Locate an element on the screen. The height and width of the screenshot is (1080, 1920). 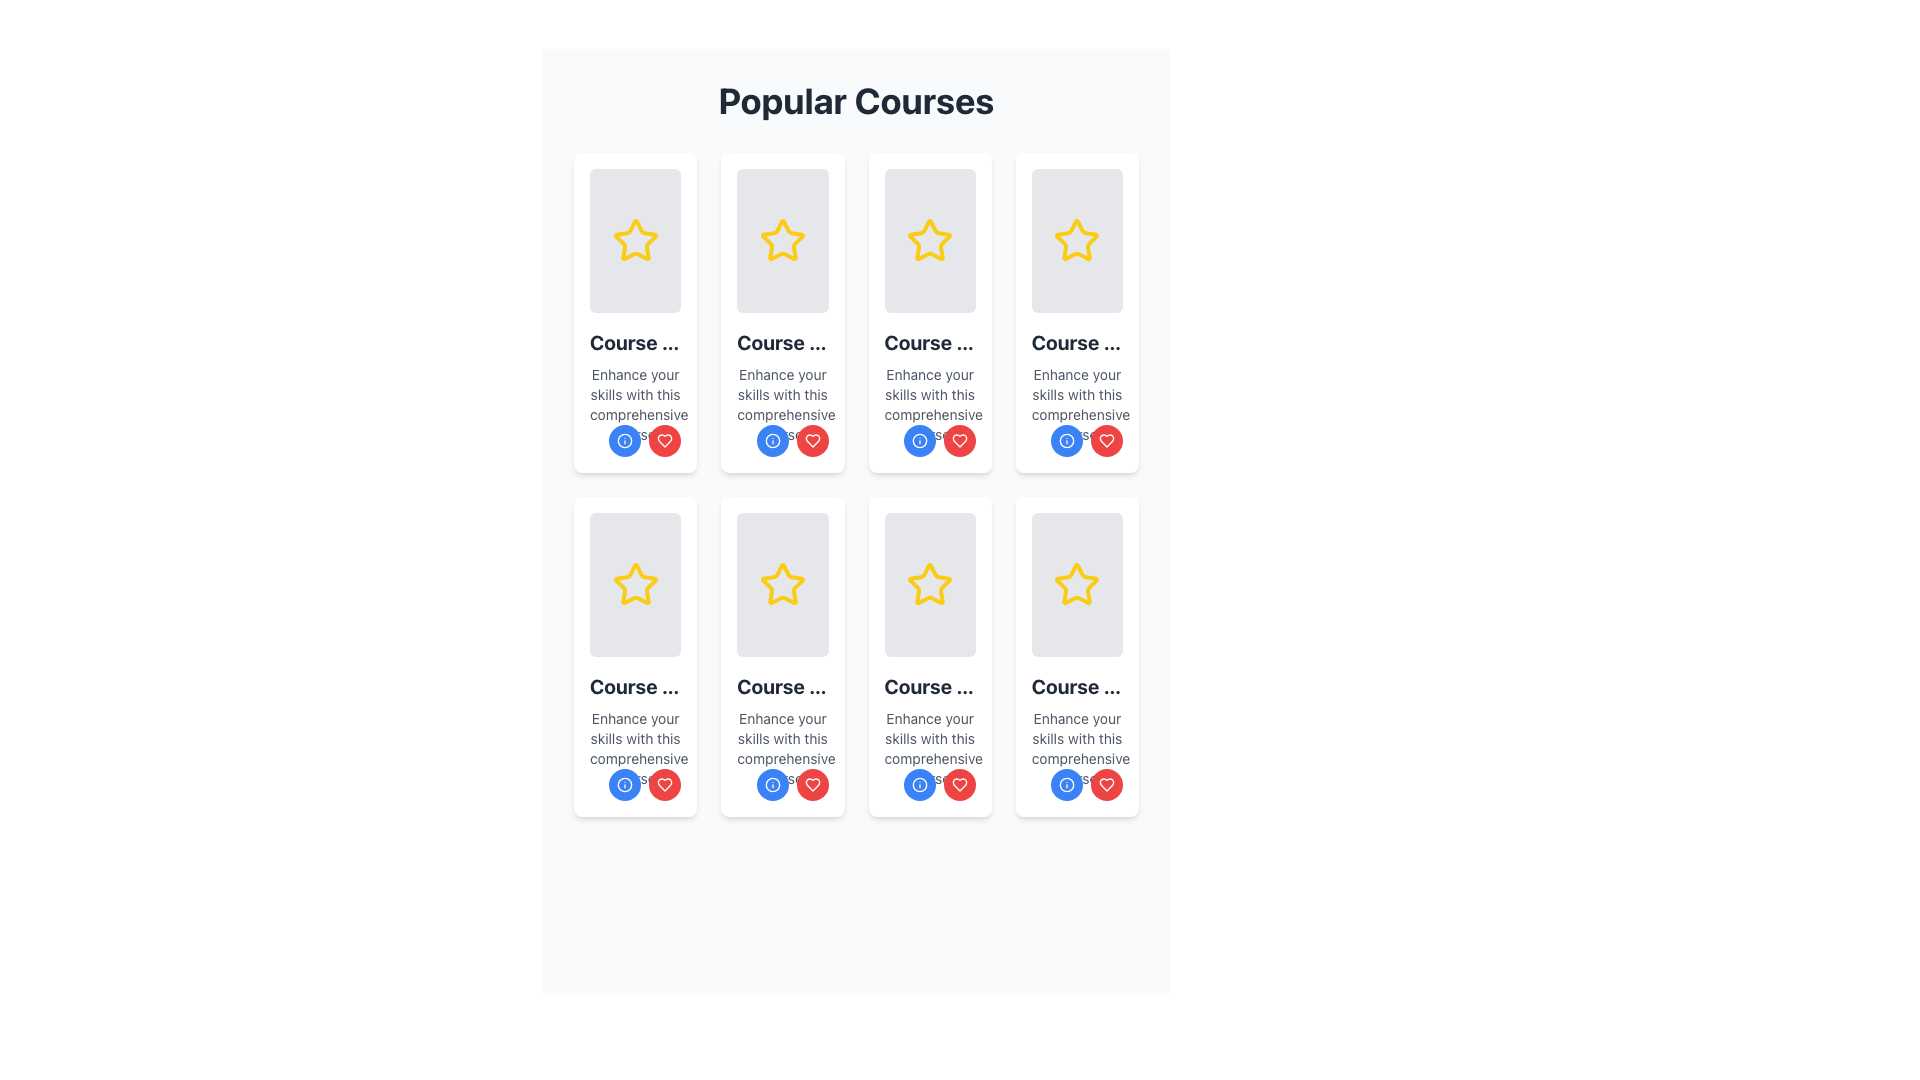
the blue circular button with an 'i' icon located in the button group at the bottom right corner of the card titled 'Course Title 2' is located at coordinates (791, 439).